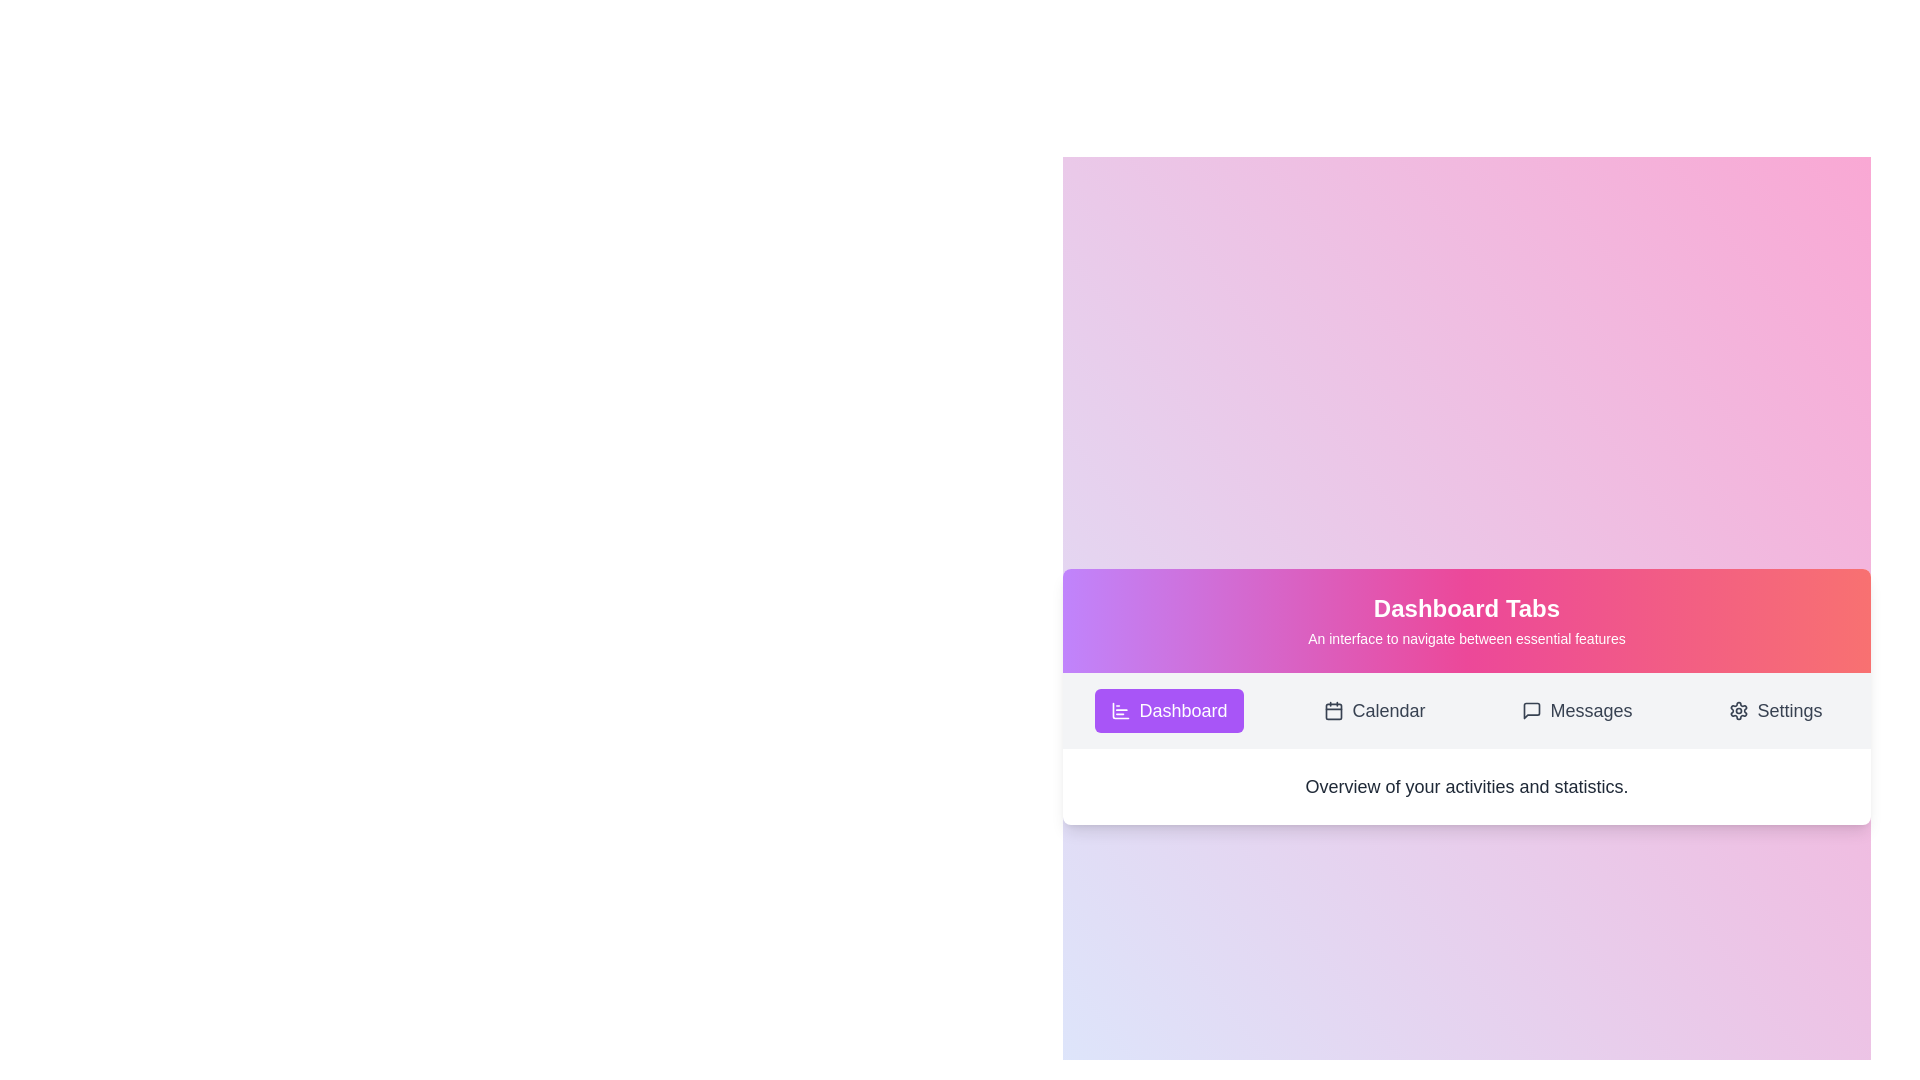 This screenshot has width=1920, height=1080. Describe the element at coordinates (1121, 709) in the screenshot. I see `the bar chart icon located within the 'Dashboard' button, which is positioned at the leftmost side of the tab navigation bar near the bottom left of the application interface` at that location.